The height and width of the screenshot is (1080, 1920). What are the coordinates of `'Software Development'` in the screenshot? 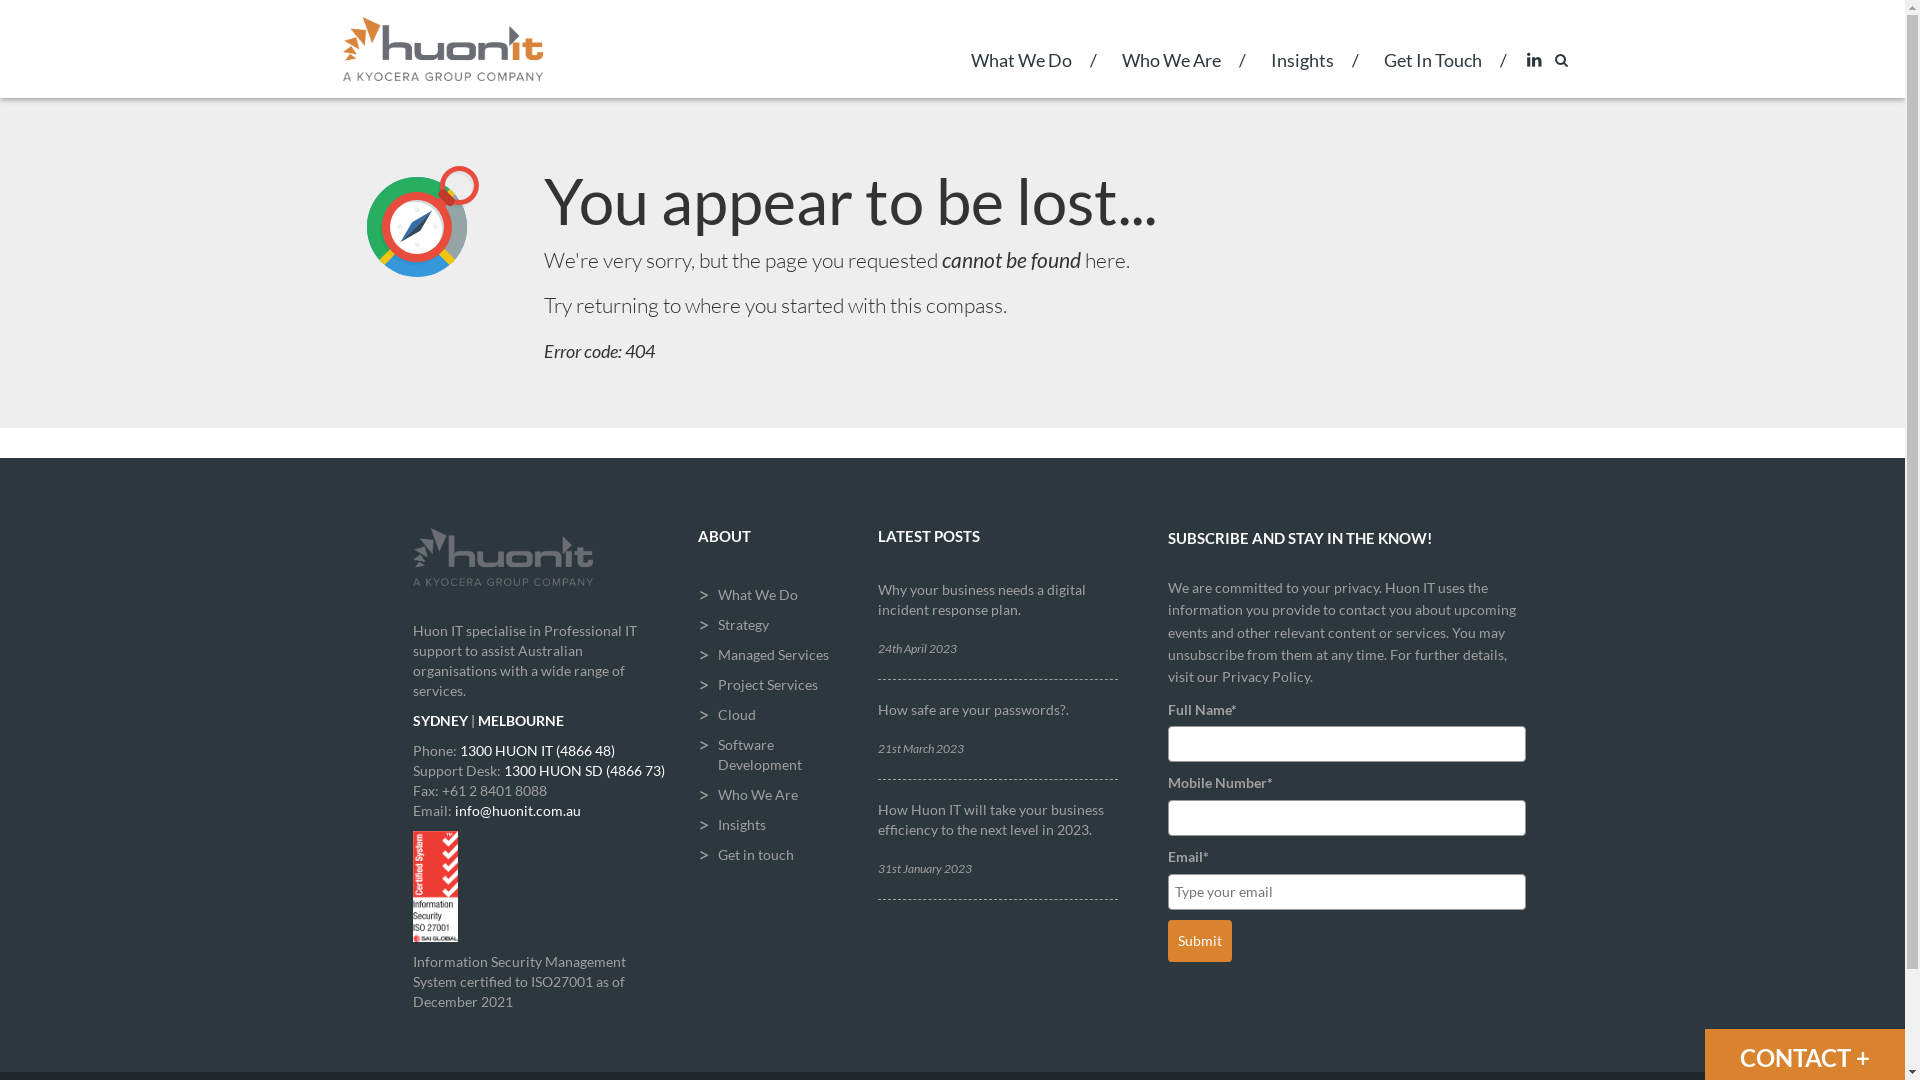 It's located at (771, 755).